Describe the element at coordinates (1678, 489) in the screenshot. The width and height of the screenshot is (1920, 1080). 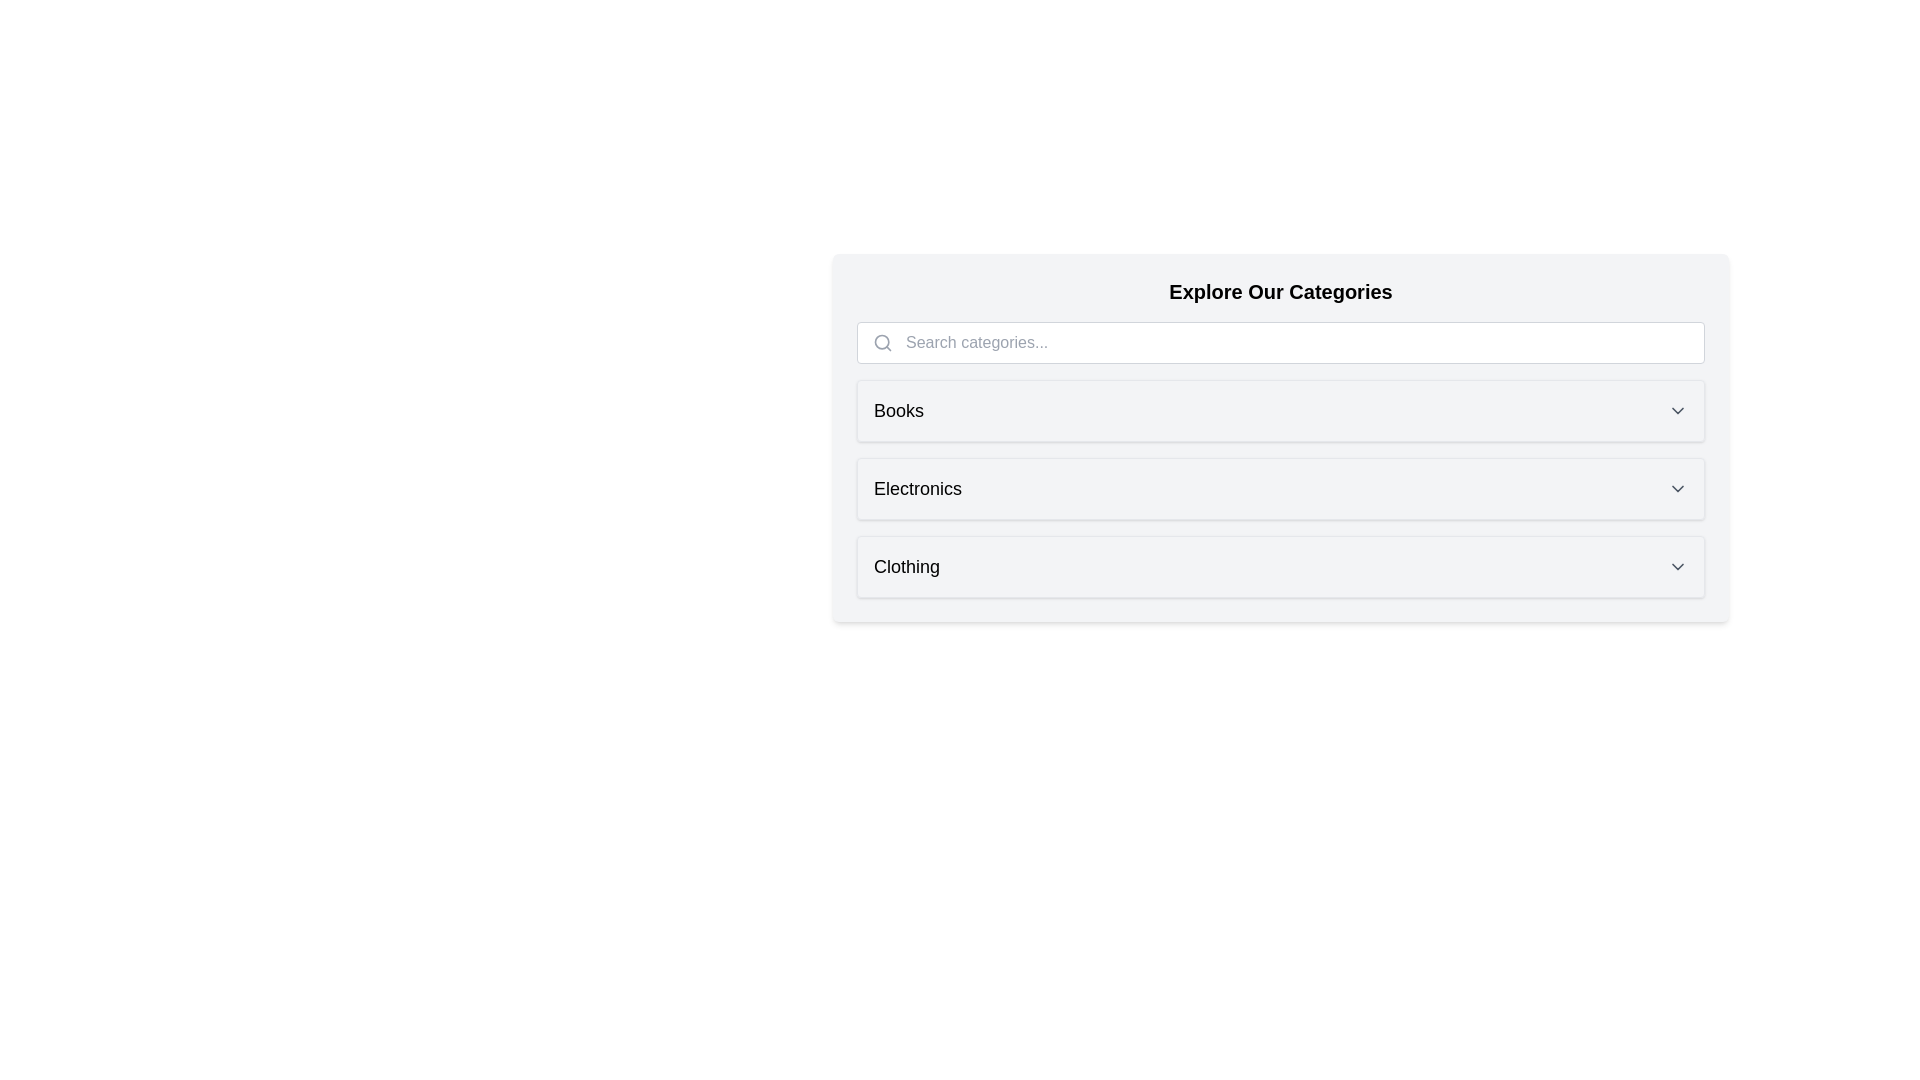
I see `the chevron of the category Electronics to expand or collapse it` at that location.